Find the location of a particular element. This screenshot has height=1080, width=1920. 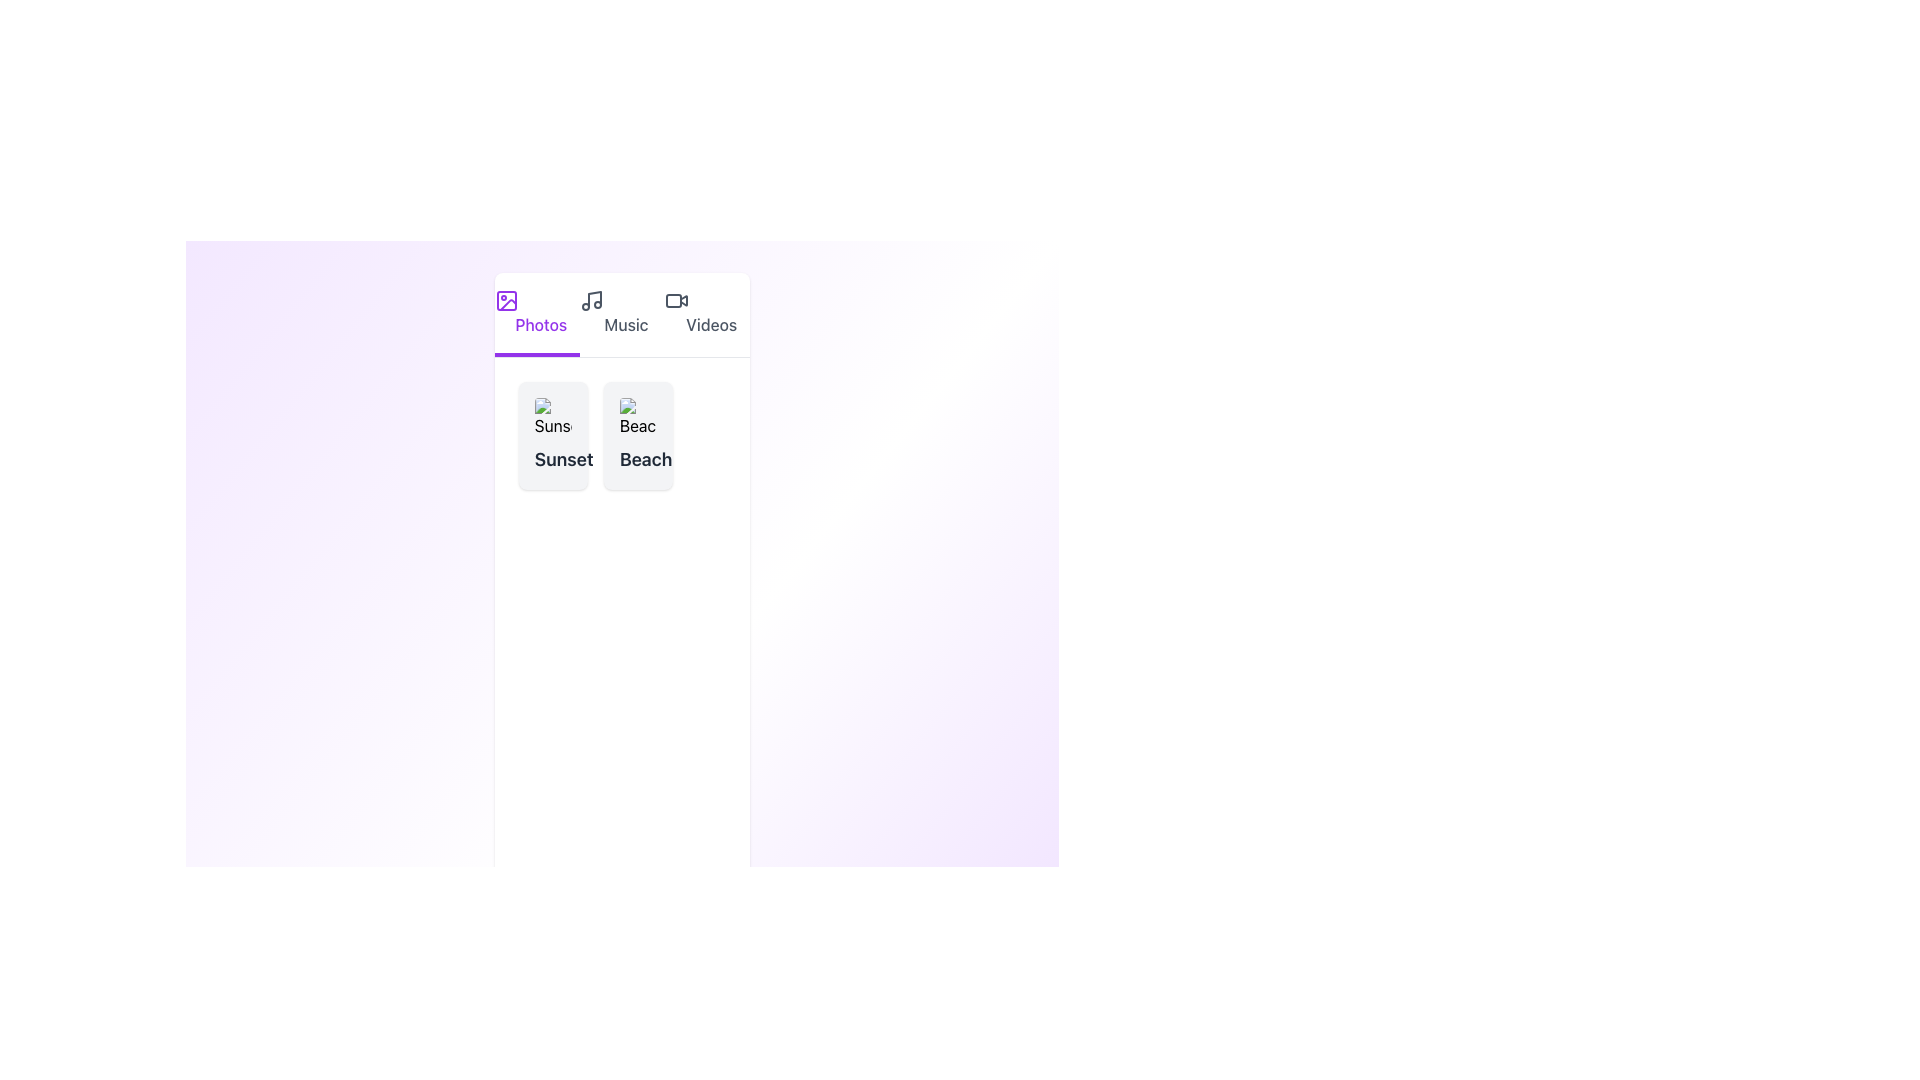

the image placeholder for the 'Beach' card component, which is displayed as a thumbnail in a gallery-style layout and has rounded corners is located at coordinates (637, 416).